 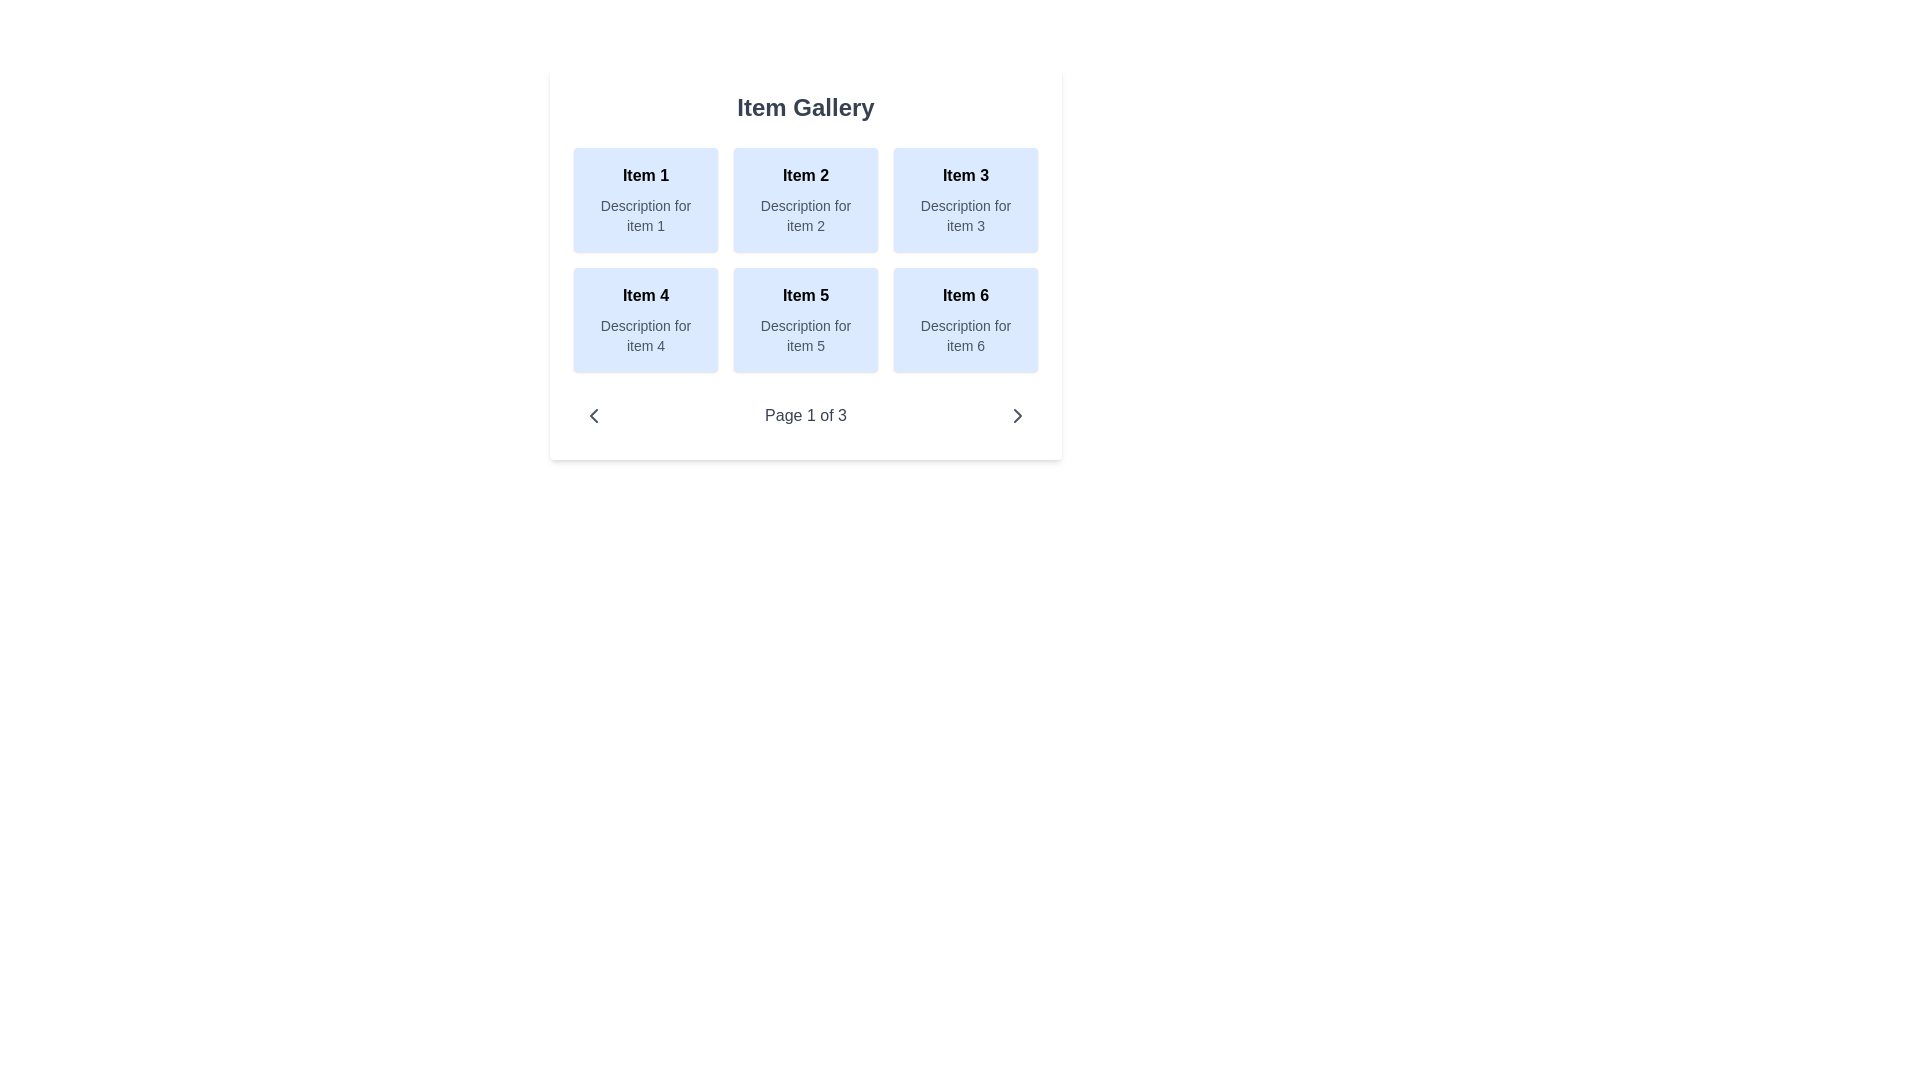 I want to click on the Text label that identifies 'Item 5', located in the fifth position of a grid layout in the bottom row, middle column, so click(x=806, y=296).